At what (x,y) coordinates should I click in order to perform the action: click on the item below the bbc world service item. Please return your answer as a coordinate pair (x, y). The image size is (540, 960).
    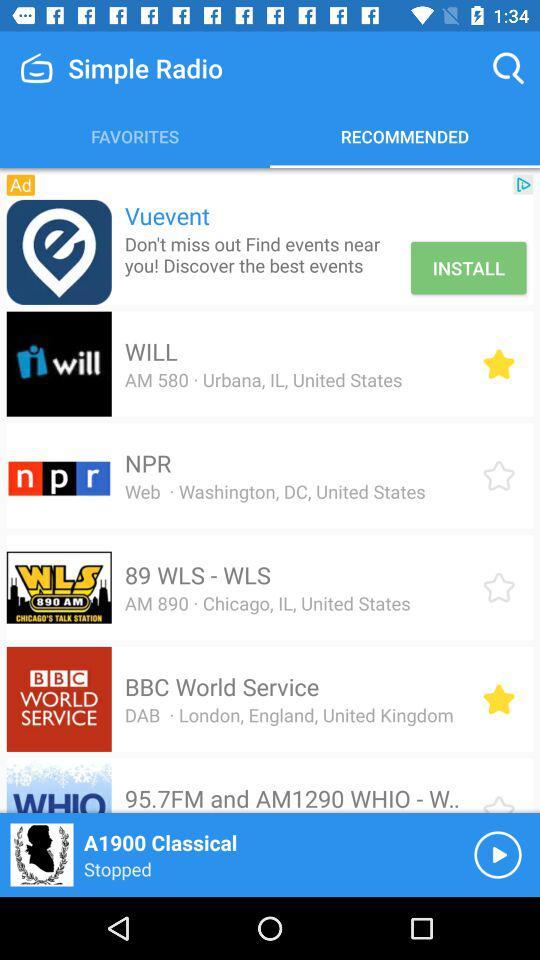
    Looking at the image, I should click on (288, 715).